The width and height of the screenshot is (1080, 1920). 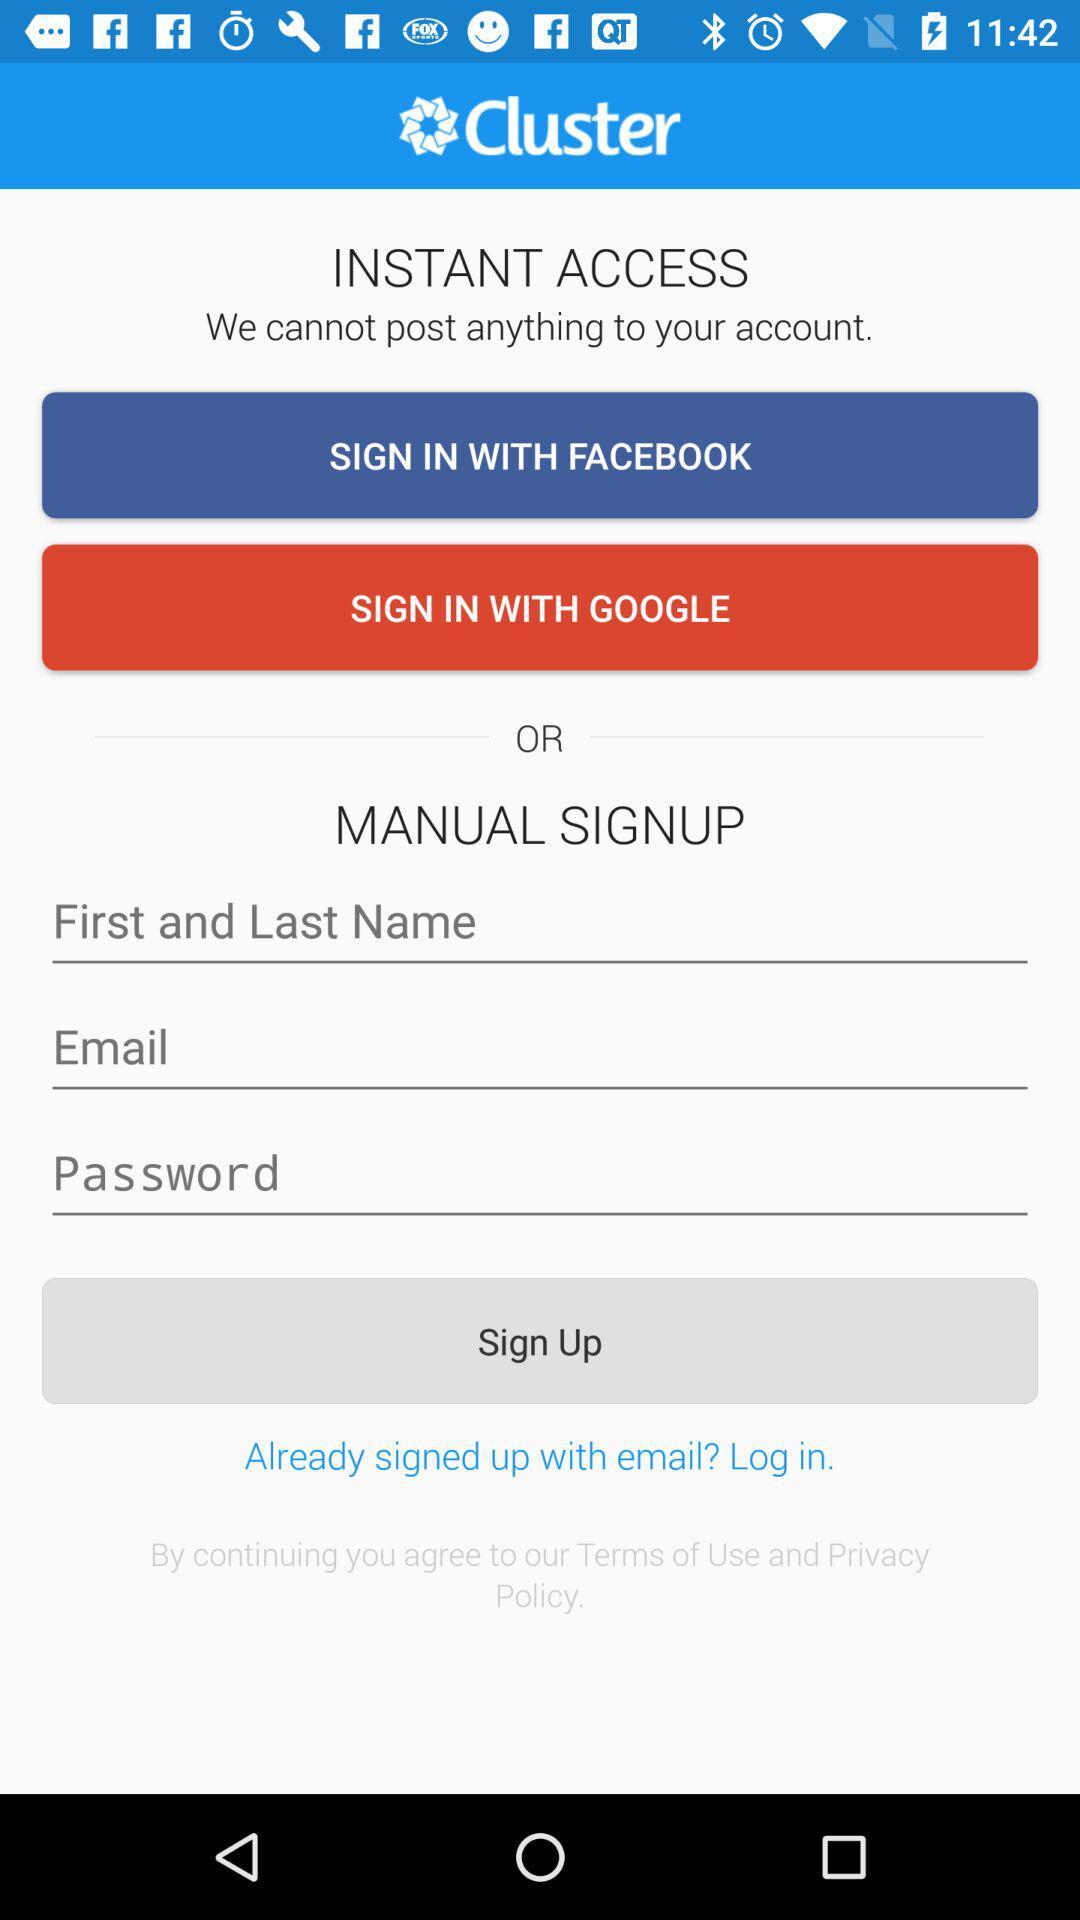 What do you see at coordinates (540, 1045) in the screenshot?
I see `because back devicer` at bounding box center [540, 1045].